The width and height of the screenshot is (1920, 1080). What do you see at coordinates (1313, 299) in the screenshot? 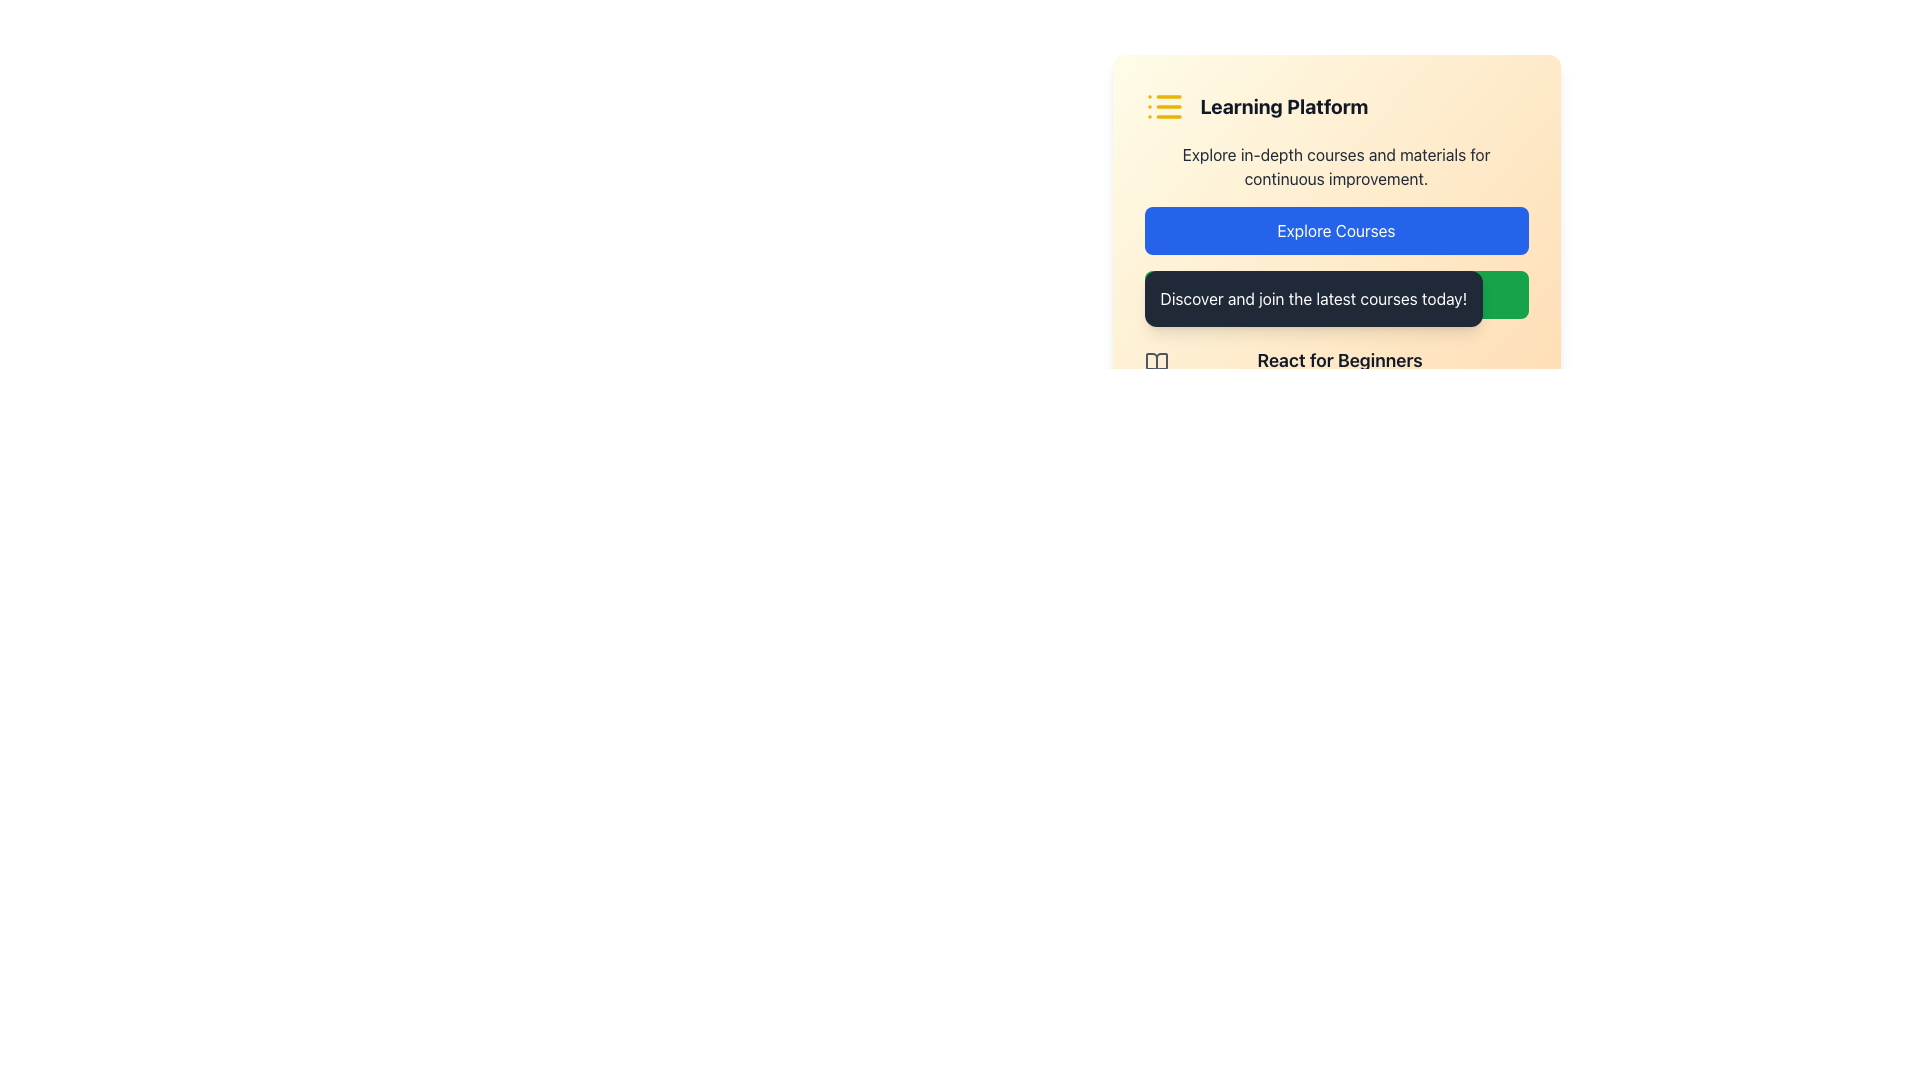
I see `the static text component that reads 'Discover and join the latest courses today!' with a dark background and rounded corners` at bounding box center [1313, 299].